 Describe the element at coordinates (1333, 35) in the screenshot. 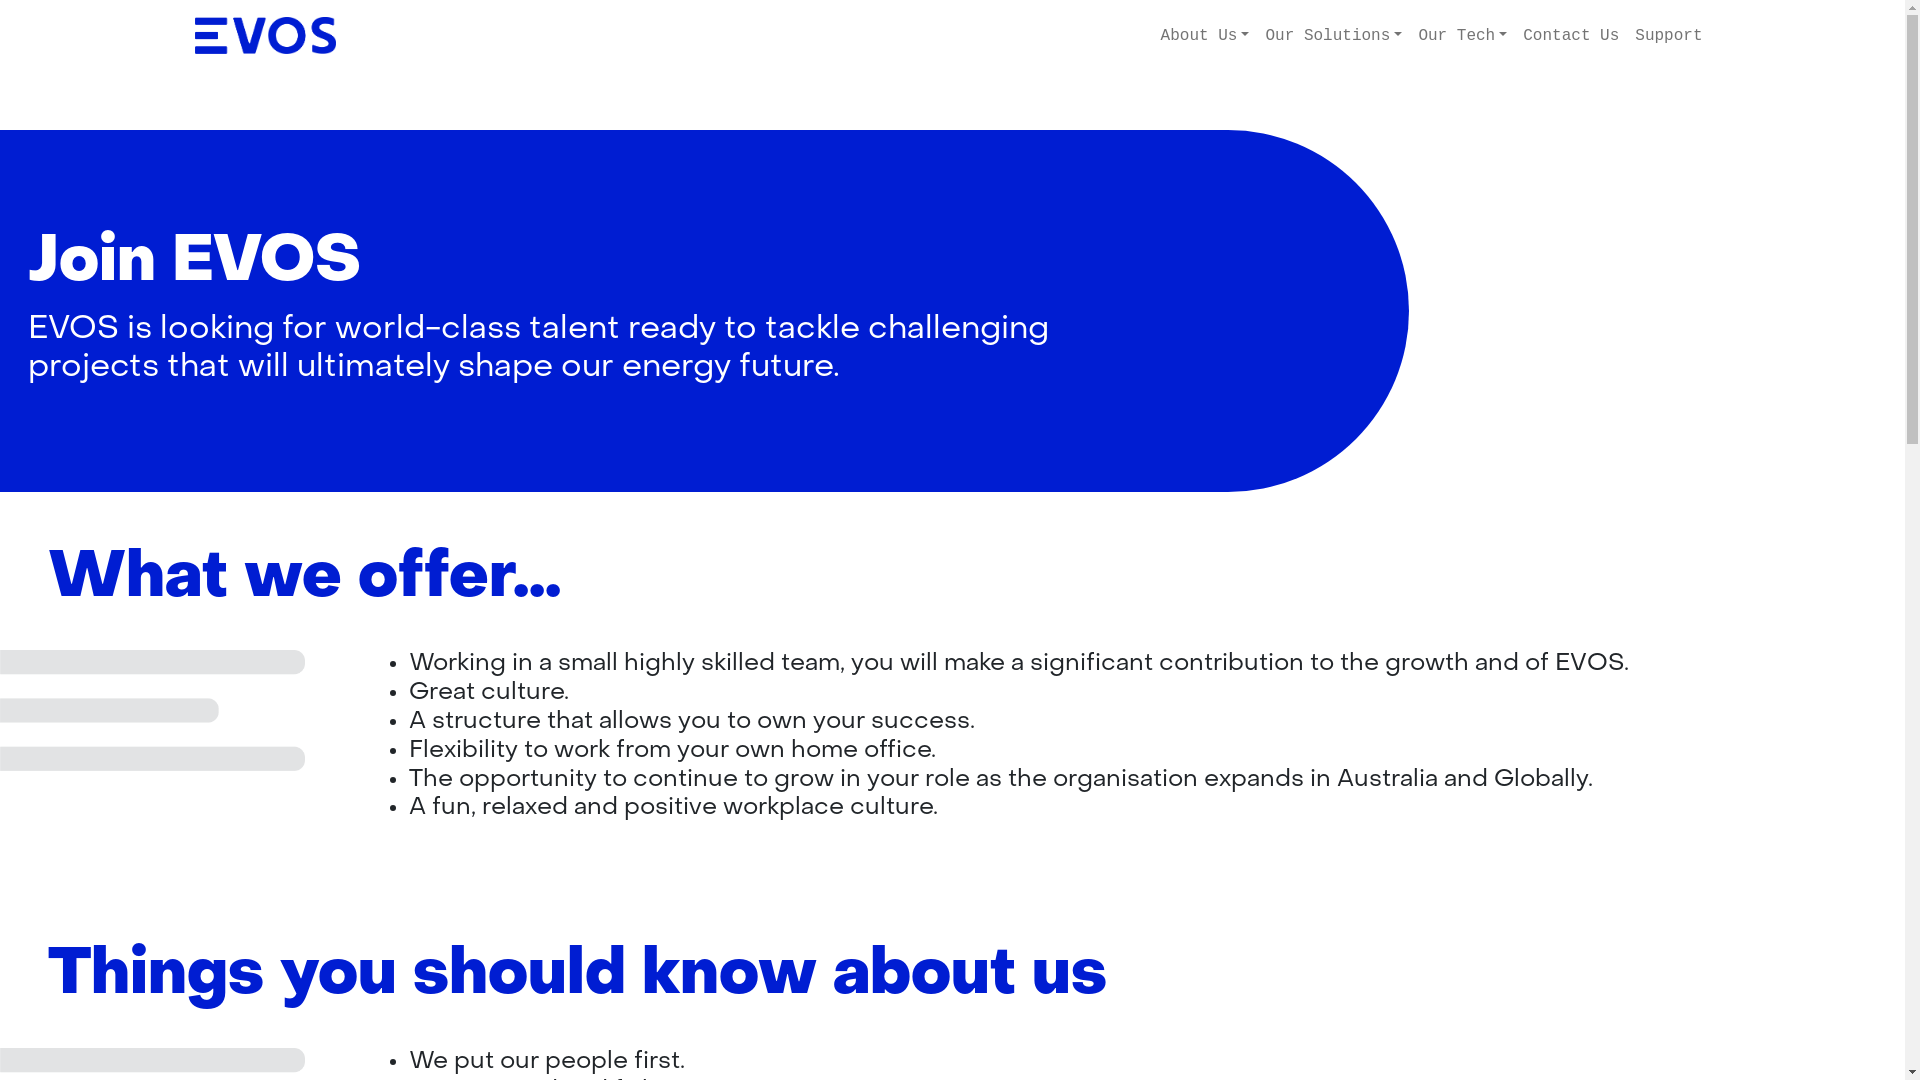

I see `'Our Solutions'` at that location.